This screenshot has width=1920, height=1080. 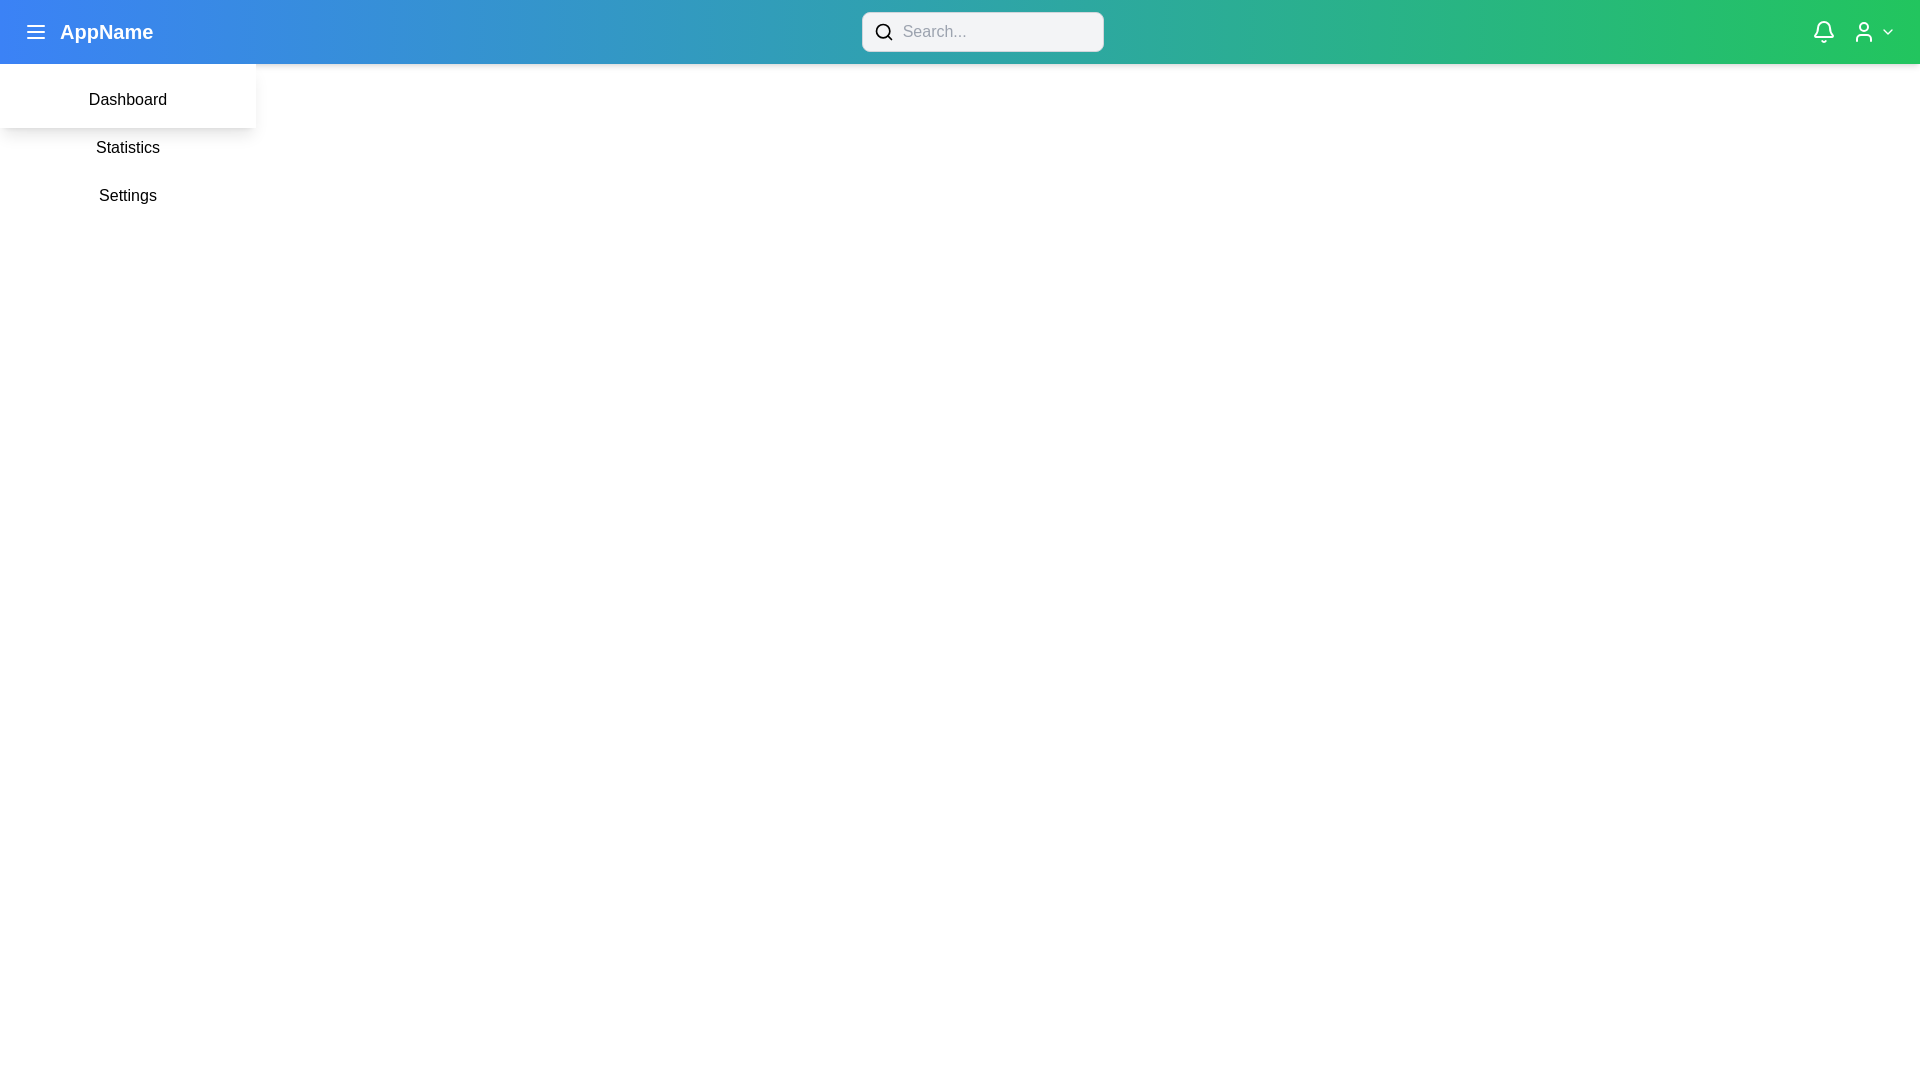 What do you see at coordinates (127, 196) in the screenshot?
I see `the settings button located in the dropdown menu, which is the third item below 'Statistics'` at bounding box center [127, 196].